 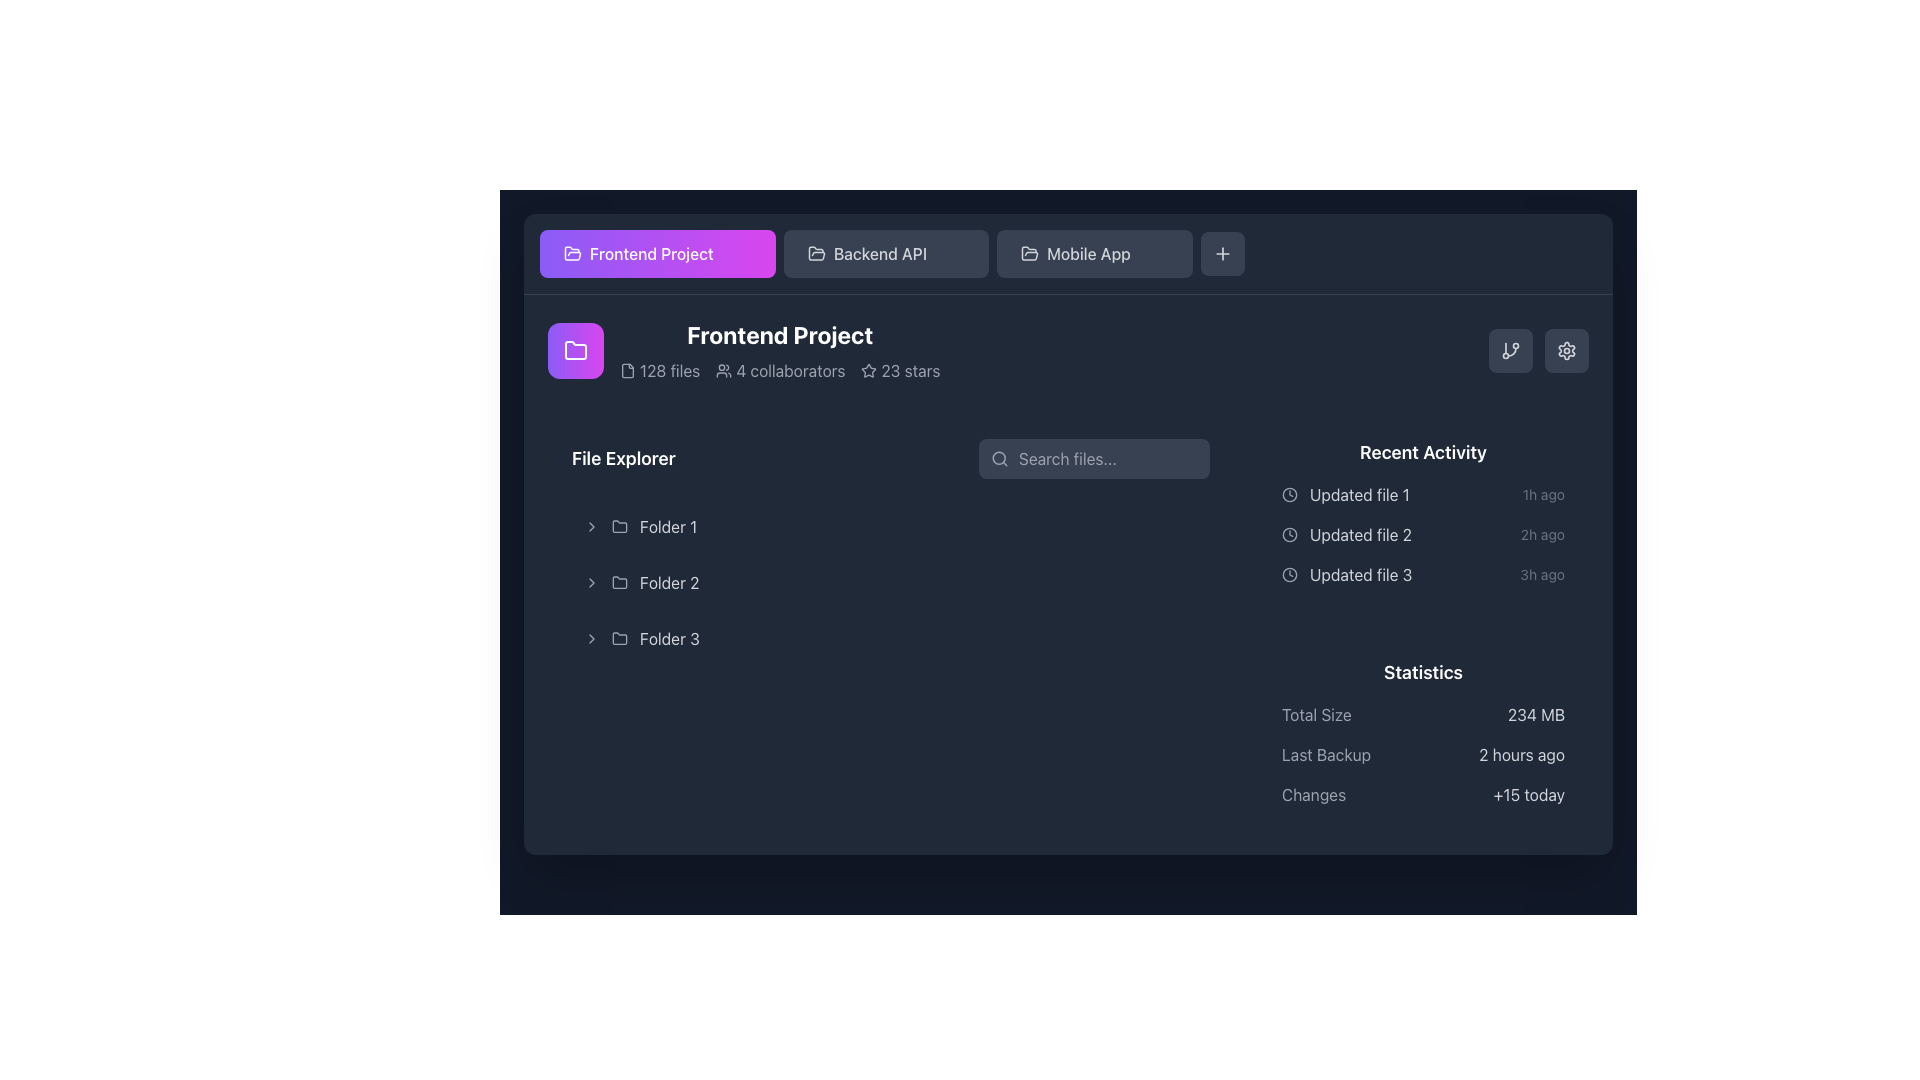 What do you see at coordinates (1541, 534) in the screenshot?
I see `the timestamp text label indicating 'Updated file 2' last occurred two hours ago, located in the 'Recent Activity' section, as the second timestamp from the top` at bounding box center [1541, 534].